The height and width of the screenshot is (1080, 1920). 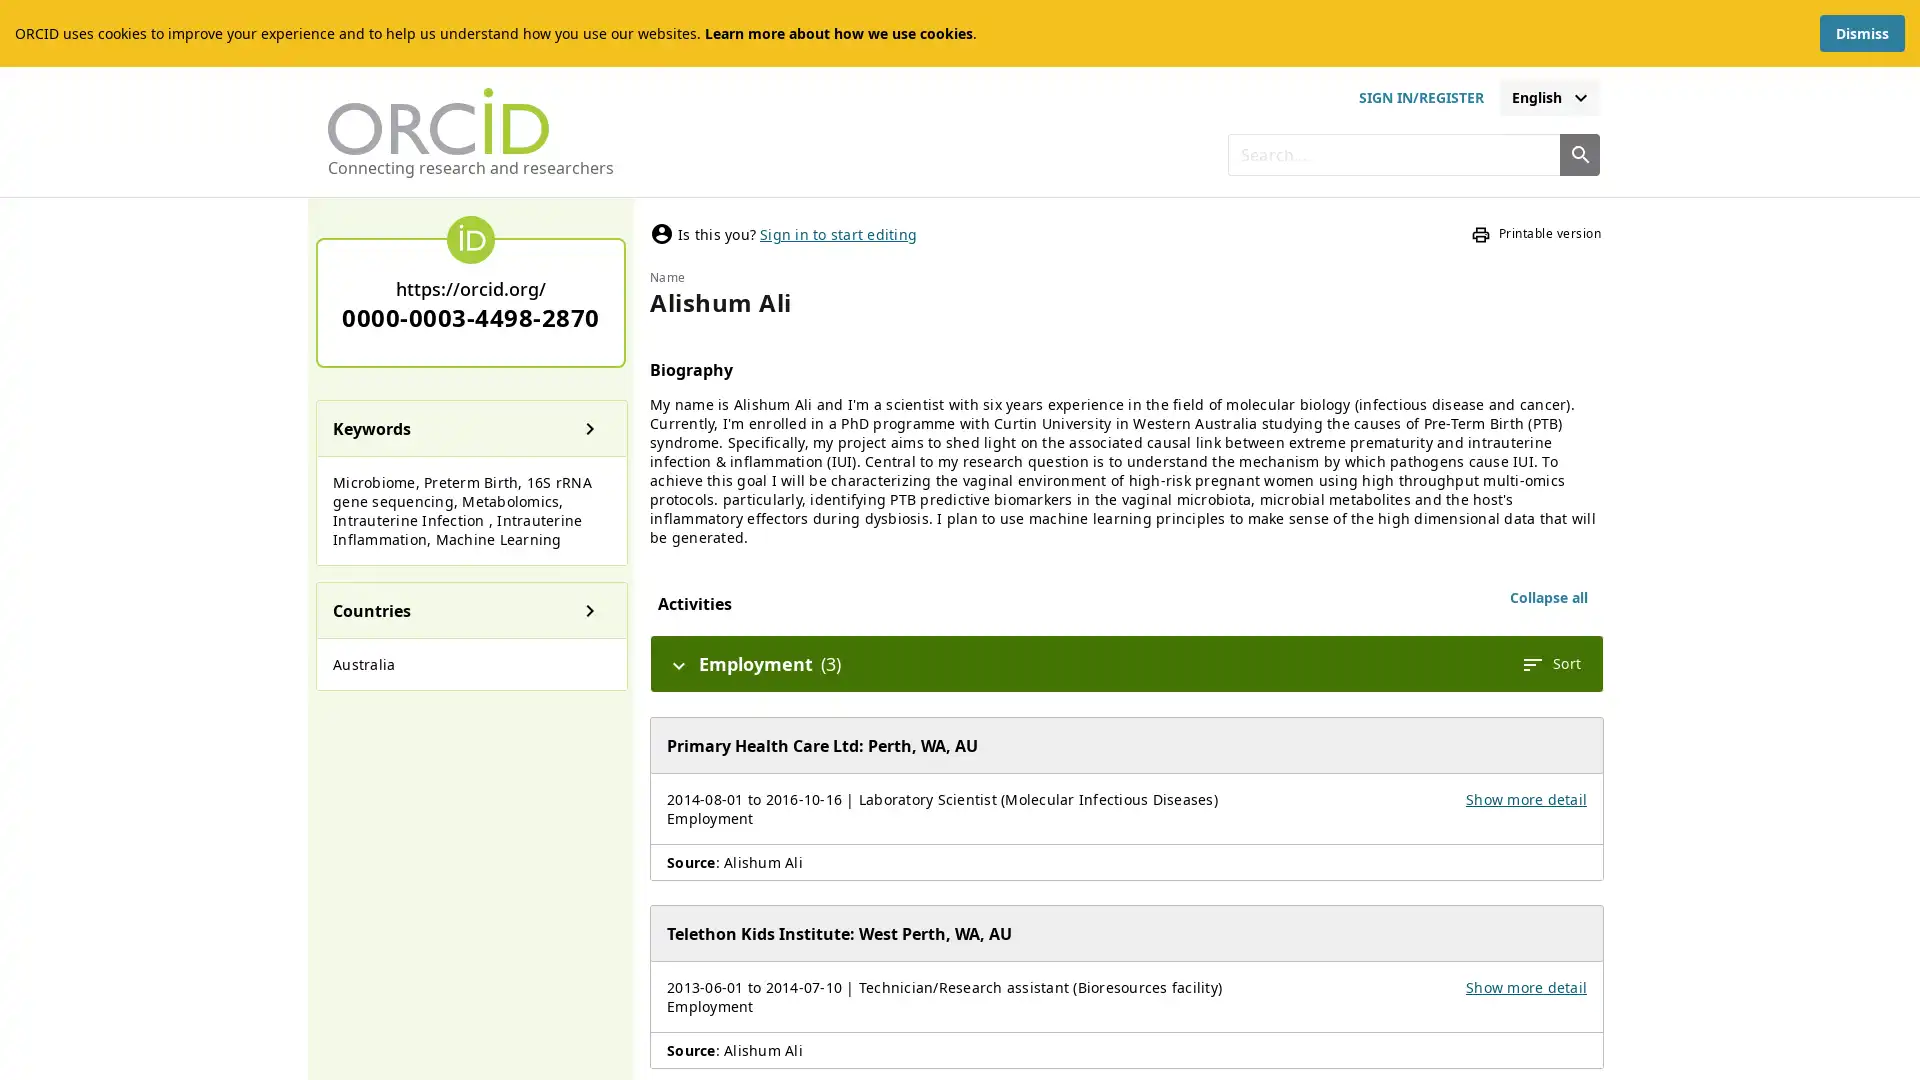 What do you see at coordinates (1578, 153) in the screenshot?
I see `Search` at bounding box center [1578, 153].